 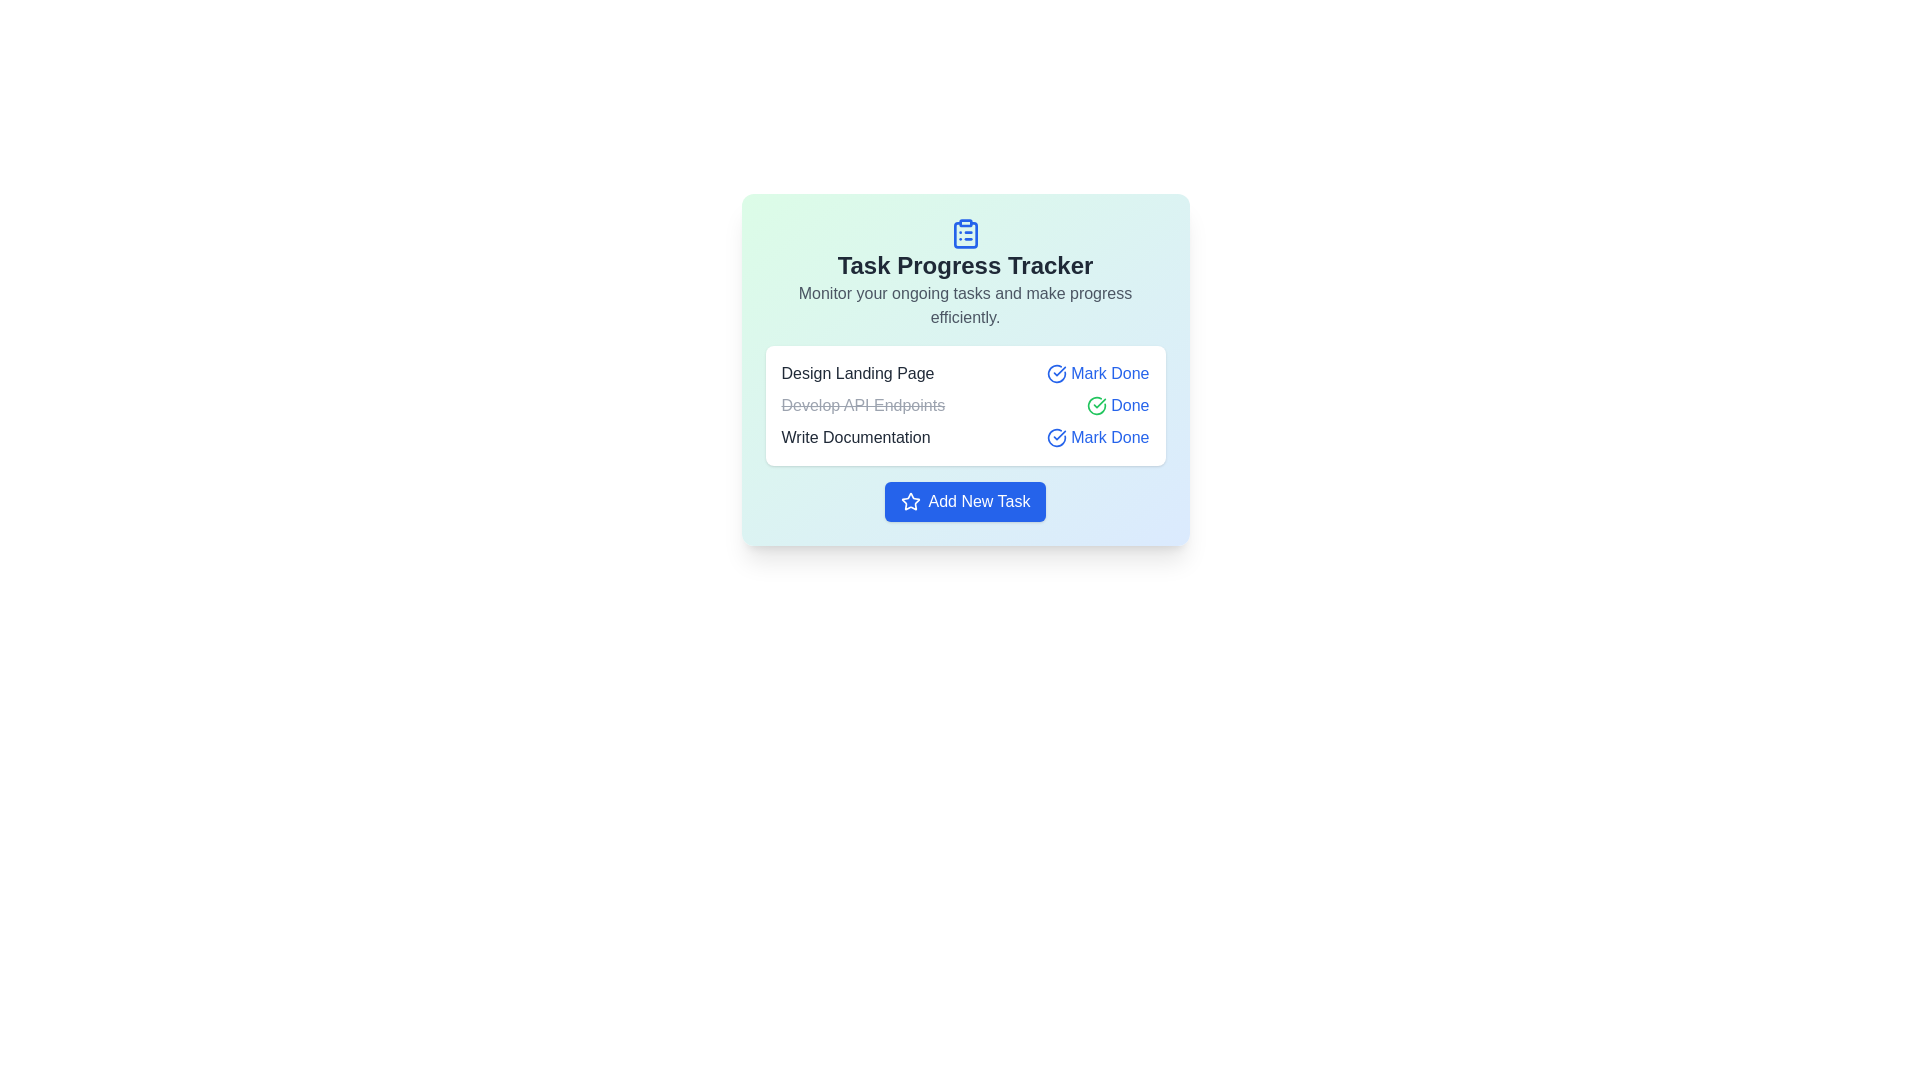 What do you see at coordinates (1096, 405) in the screenshot?
I see `the 'Done' icon located within the 'Mark Done' button for the second task, titled 'Develop API Endpoints', positioned to the right of the task text` at bounding box center [1096, 405].